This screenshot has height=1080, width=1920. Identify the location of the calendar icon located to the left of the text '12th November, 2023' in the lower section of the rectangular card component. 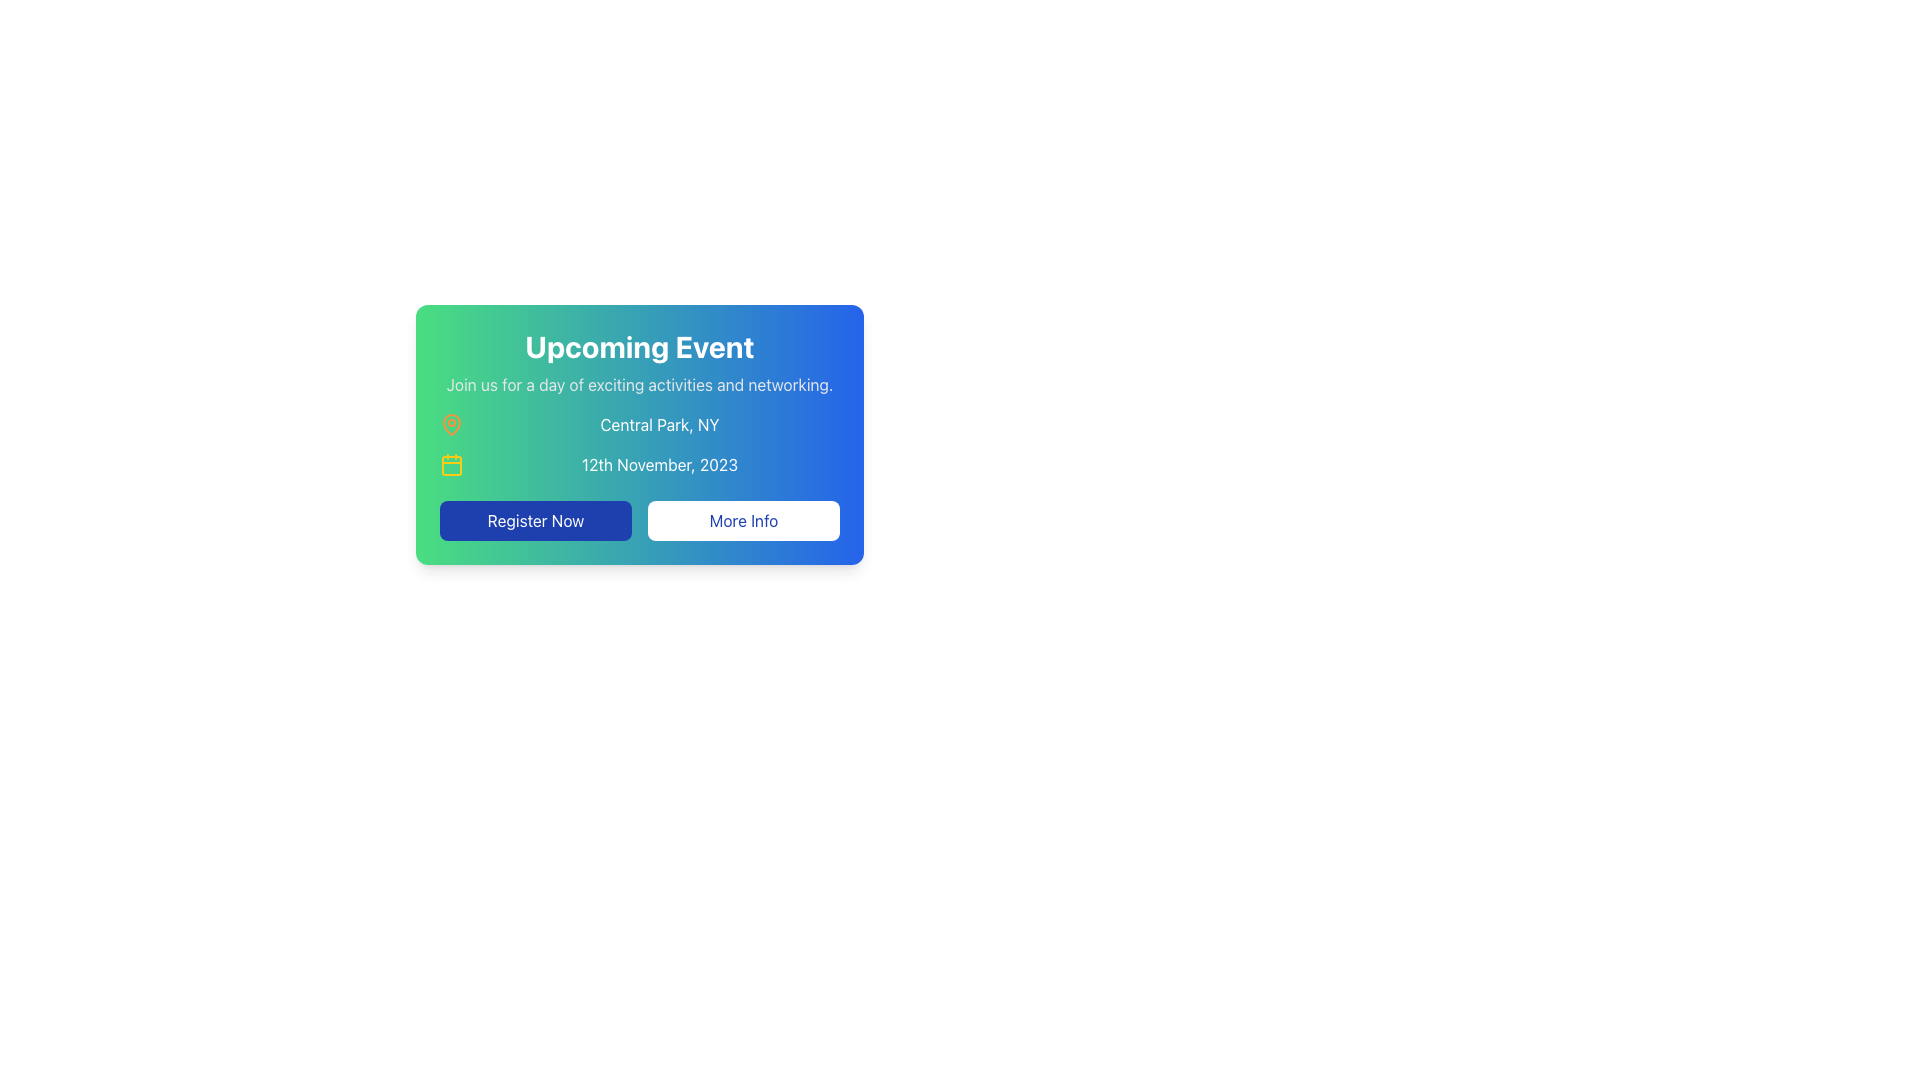
(450, 465).